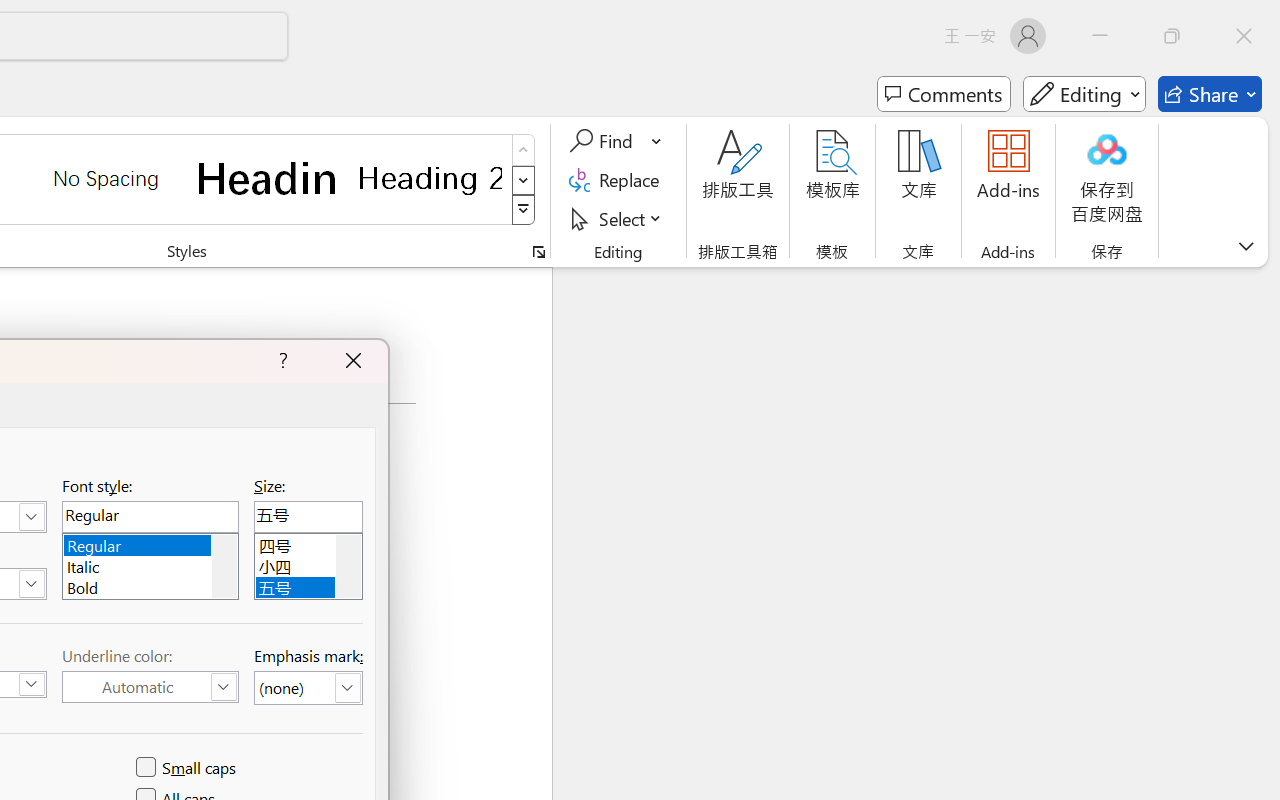 The width and height of the screenshot is (1280, 800). Describe the element at coordinates (616, 179) in the screenshot. I see `'Replace...'` at that location.